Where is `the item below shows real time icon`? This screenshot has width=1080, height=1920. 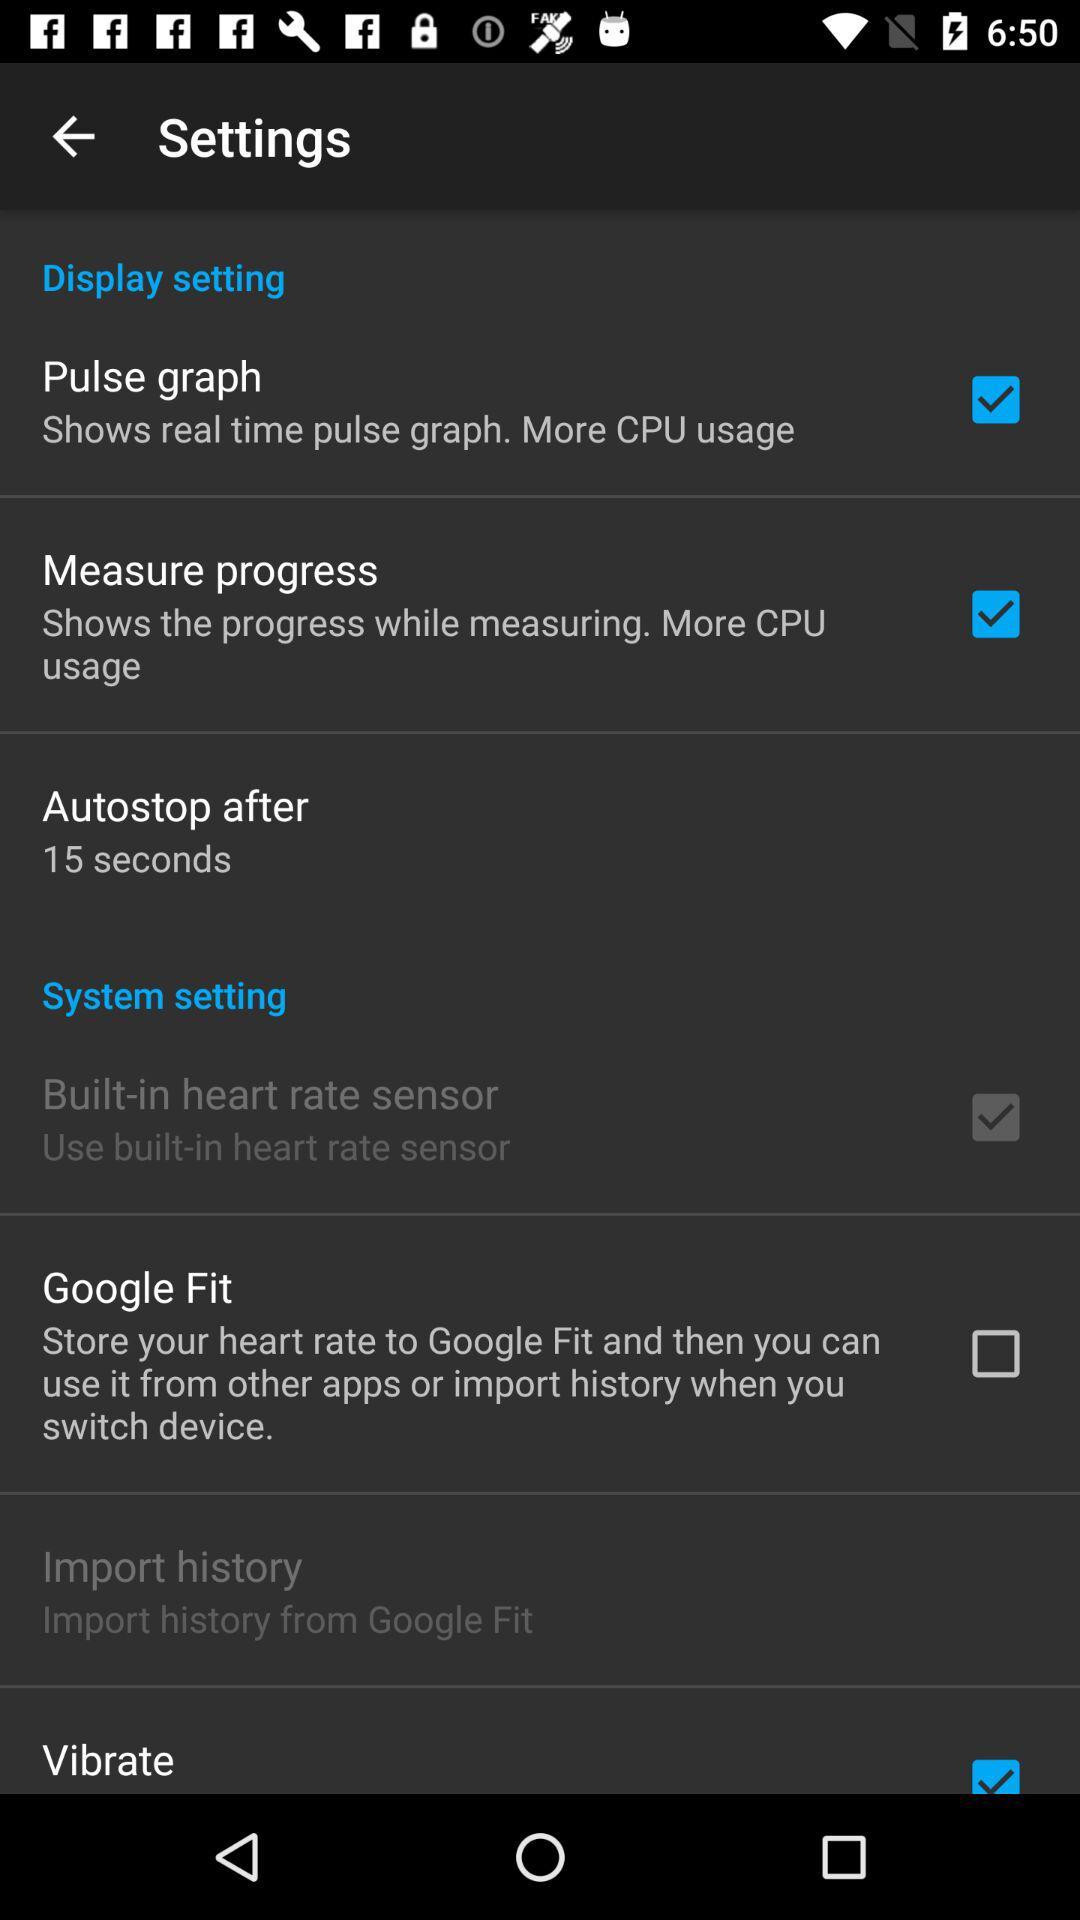
the item below shows real time icon is located at coordinates (210, 567).